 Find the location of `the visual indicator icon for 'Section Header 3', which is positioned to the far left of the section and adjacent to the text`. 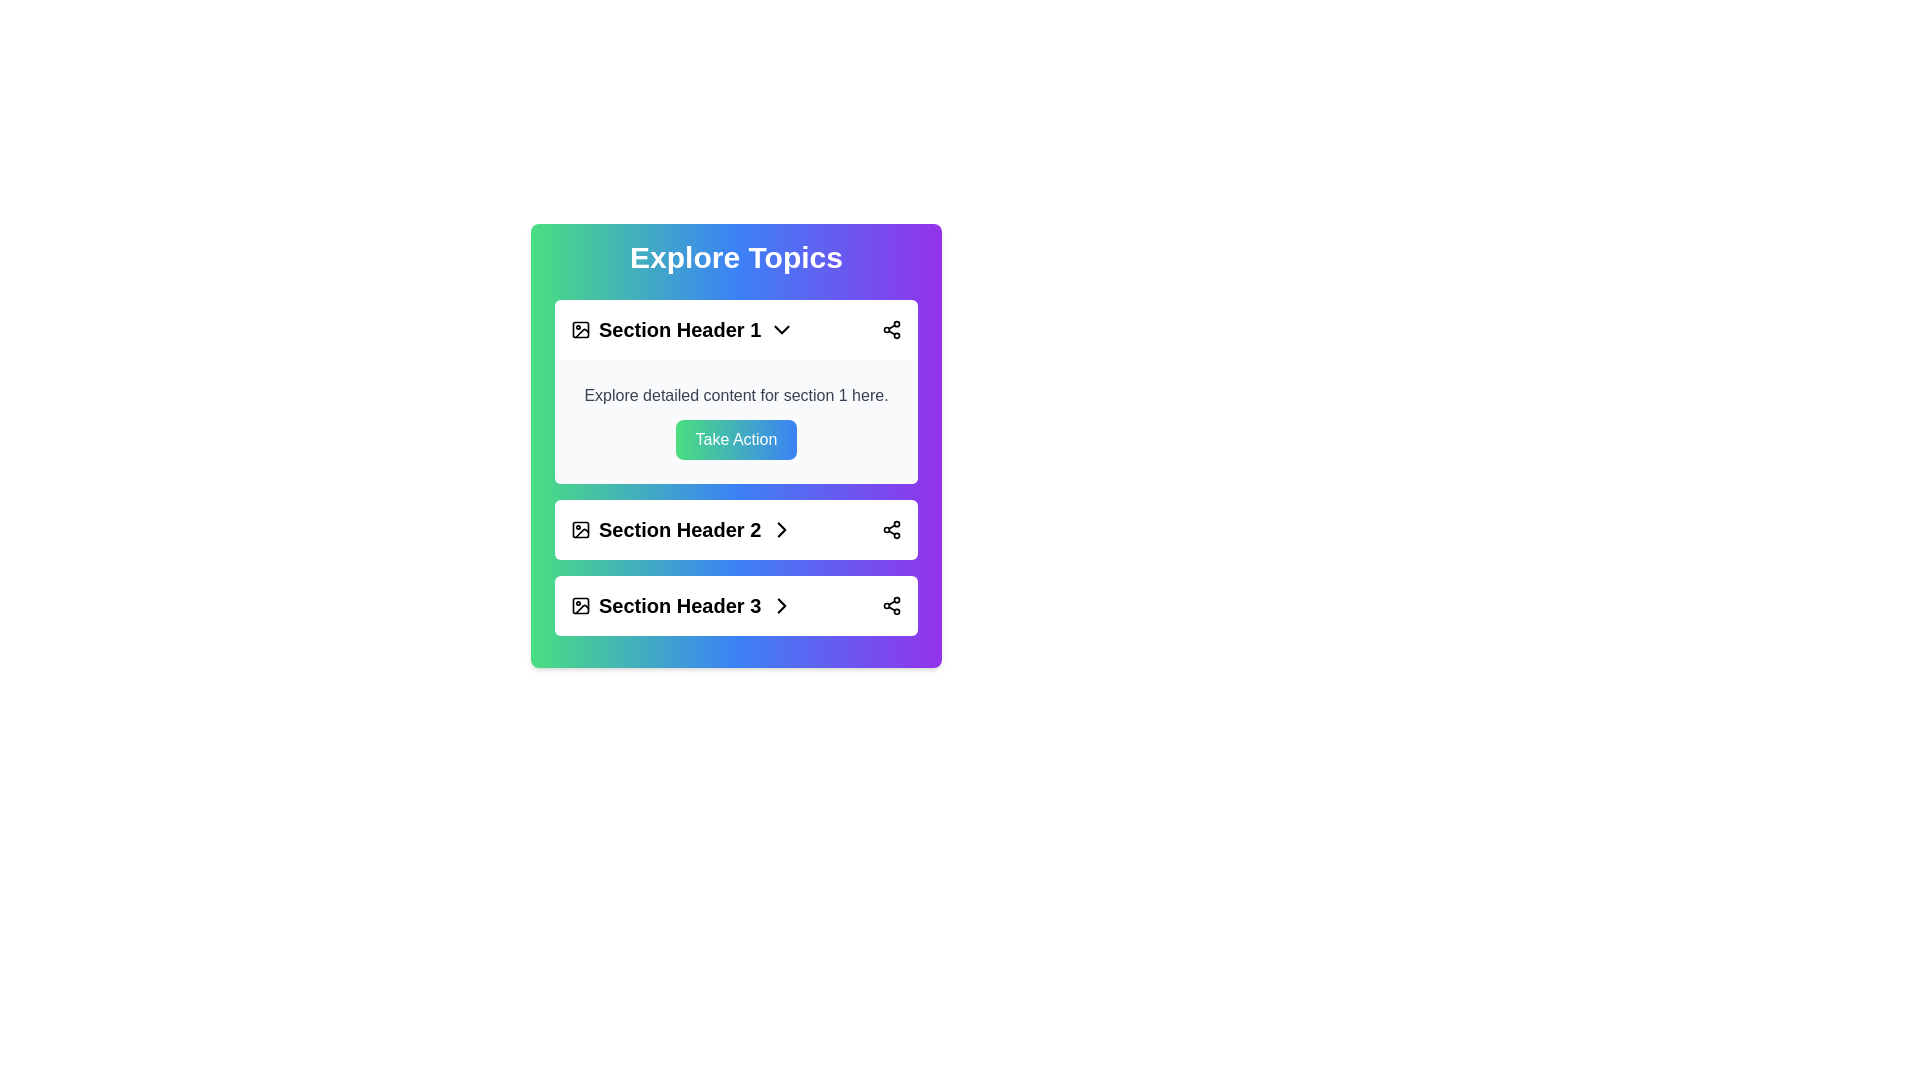

the visual indicator icon for 'Section Header 3', which is positioned to the far left of the section and adjacent to the text is located at coordinates (579, 604).